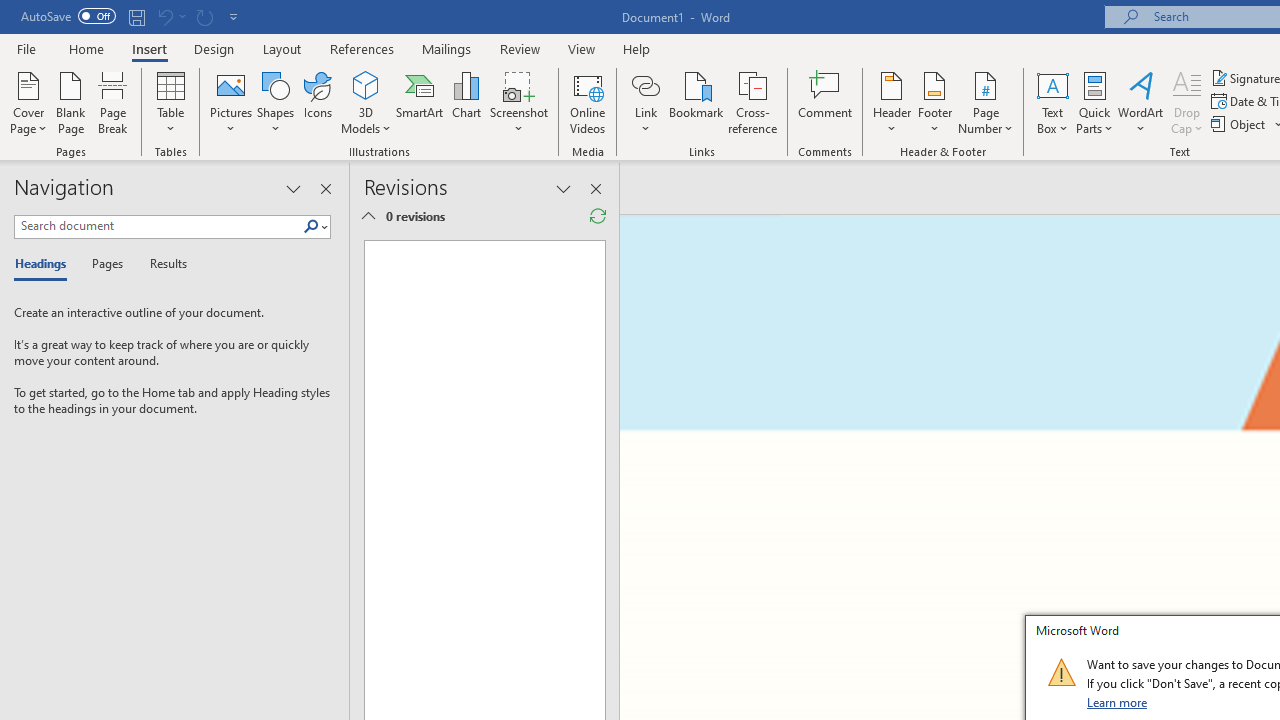 The height and width of the screenshot is (720, 1280). Describe the element at coordinates (71, 103) in the screenshot. I see `'Blank Page'` at that location.